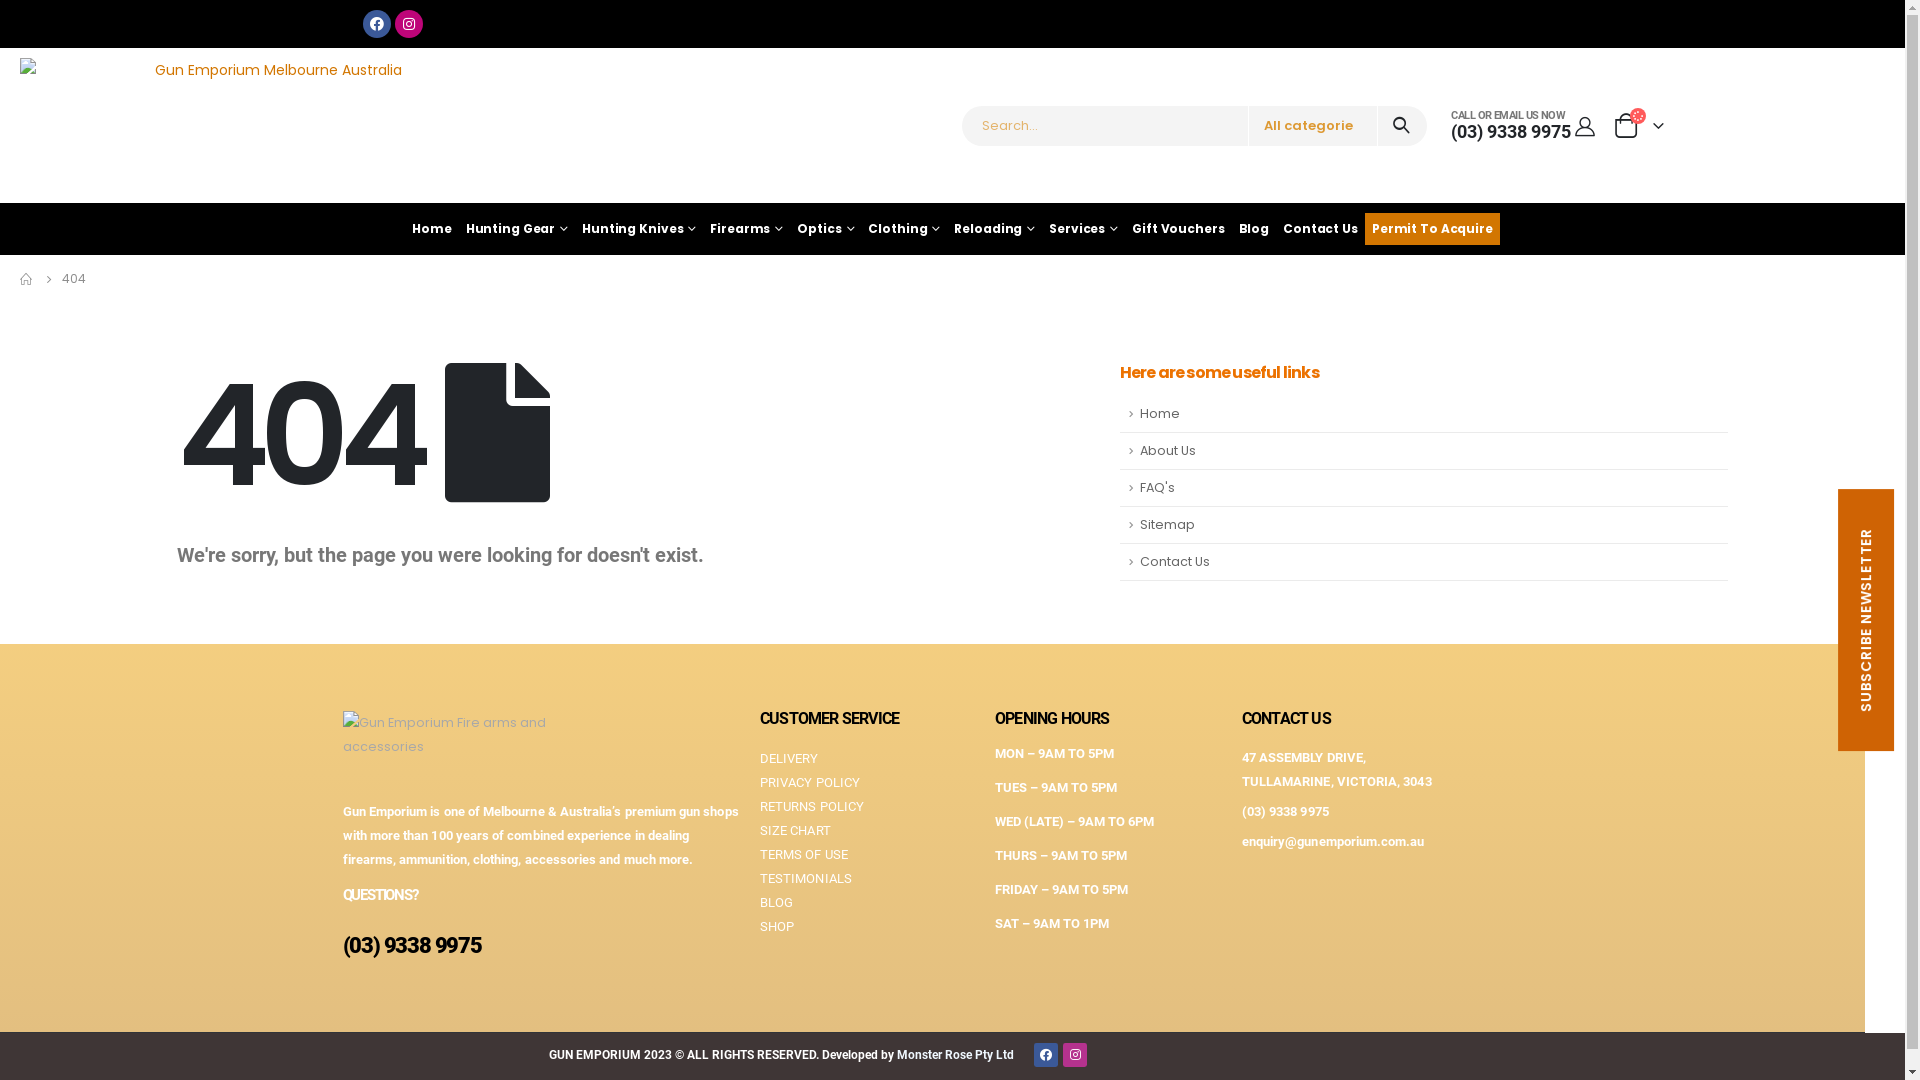  What do you see at coordinates (1423, 488) in the screenshot?
I see `'FAQ's'` at bounding box center [1423, 488].